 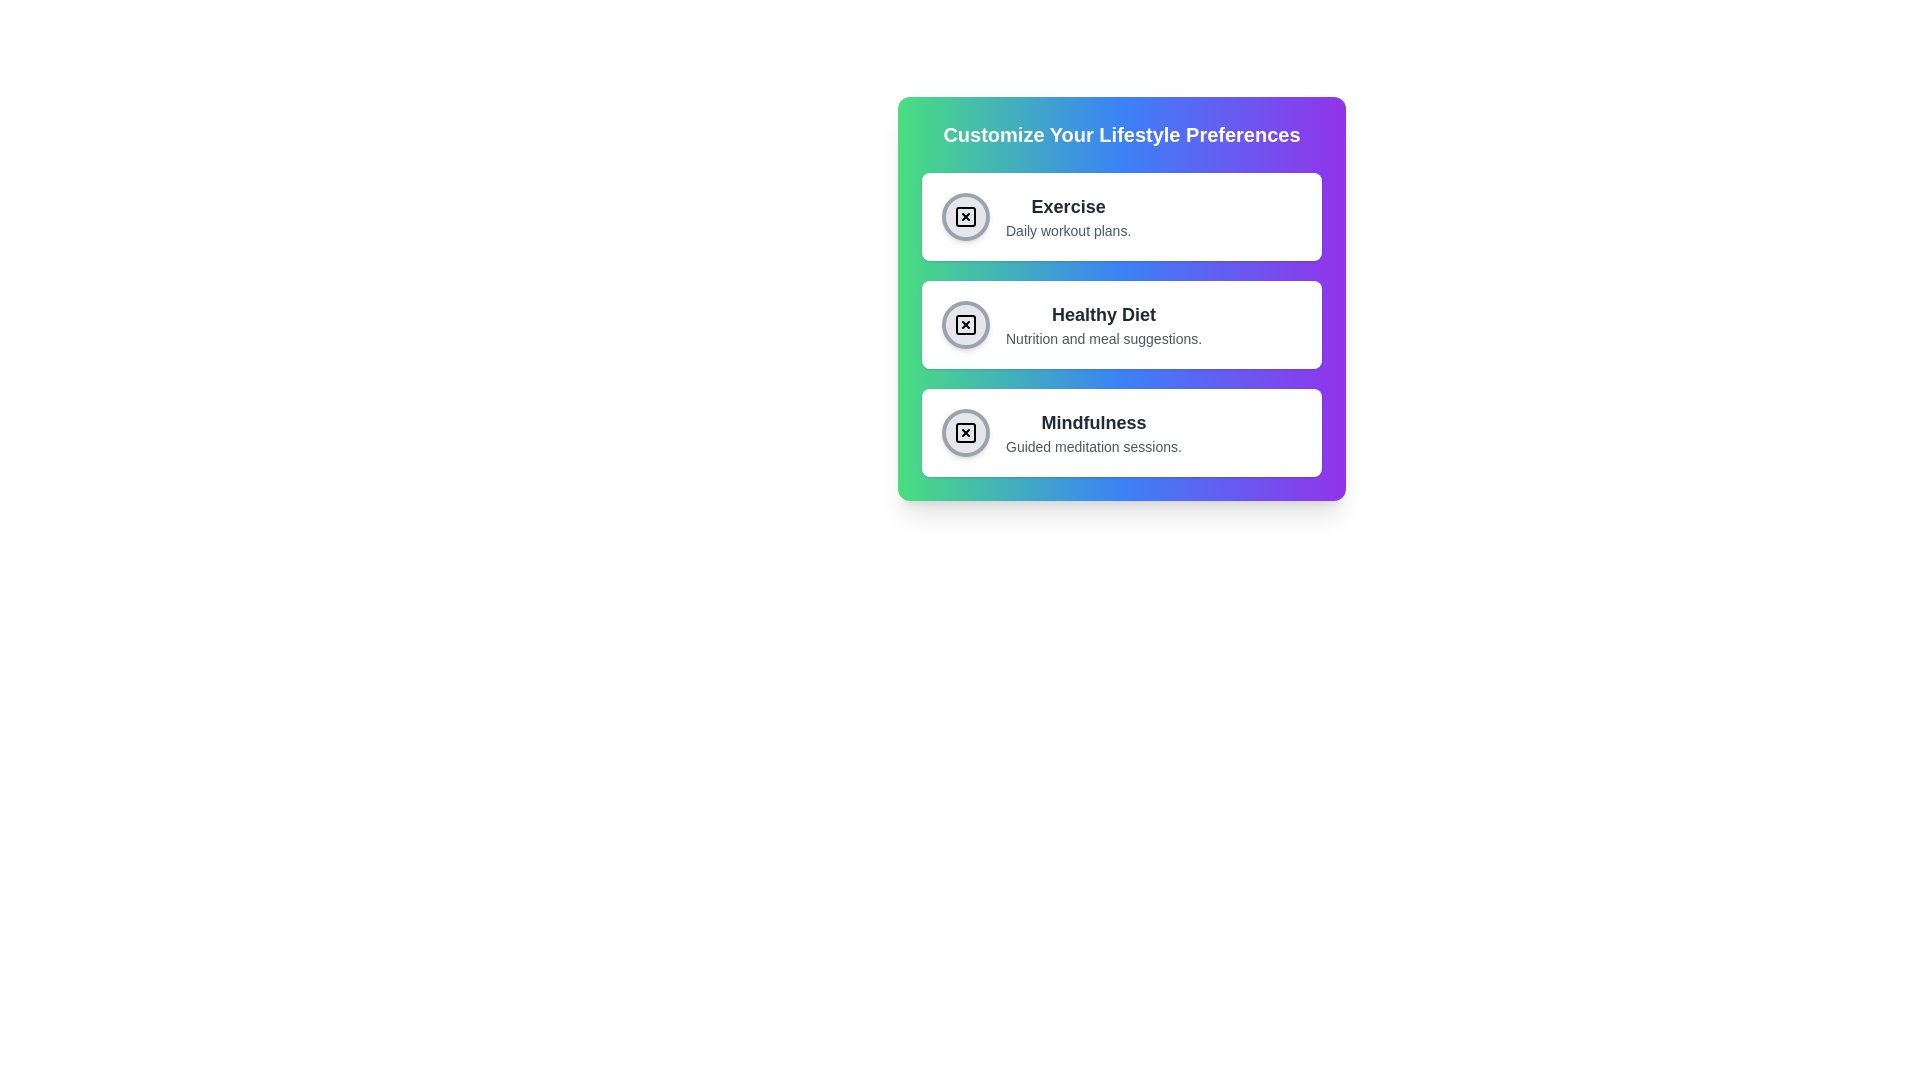 What do you see at coordinates (965, 431) in the screenshot?
I see `the background shape of the 'X' icon in the 'Mindfulness' section, which is the third icon in the list, to enhance visibility against the interface backdrop` at bounding box center [965, 431].